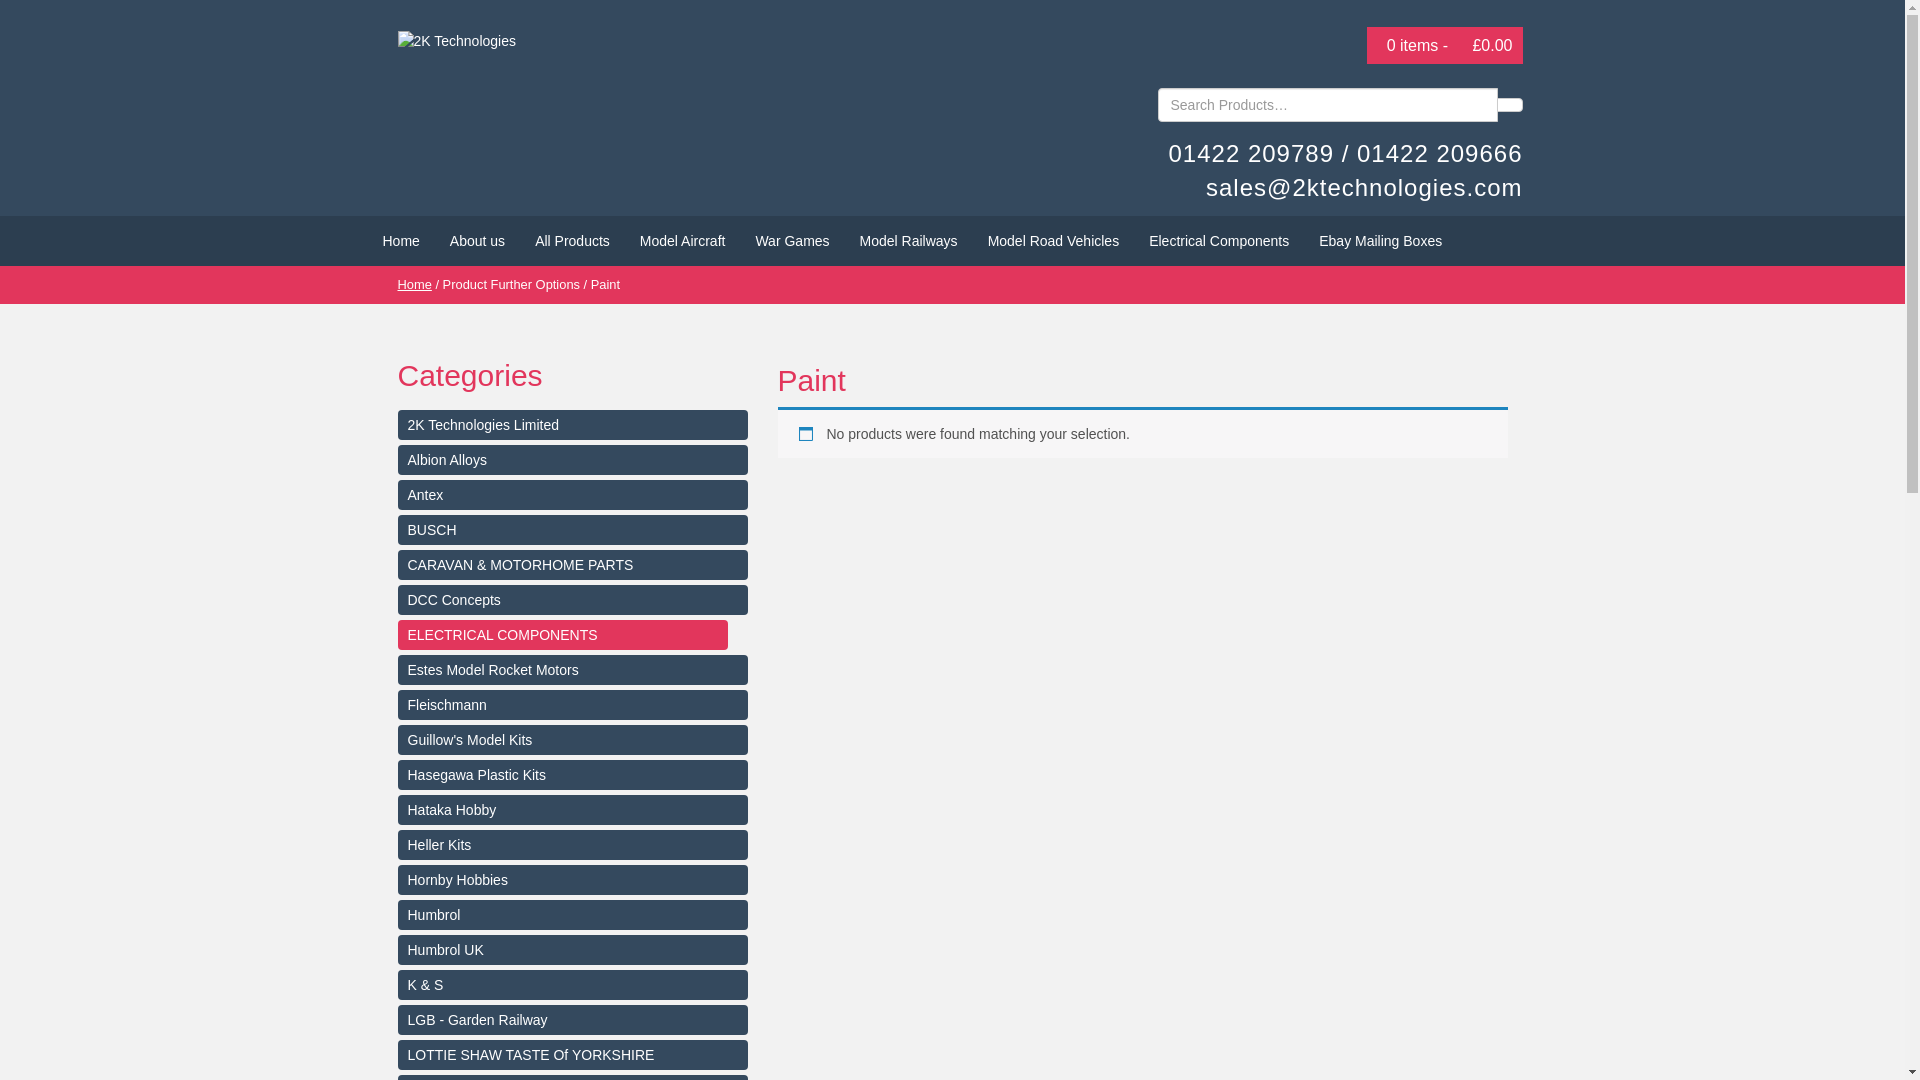  I want to click on 'LOTTIE SHAW TASTE Of YORKSHIRE', so click(571, 1054).